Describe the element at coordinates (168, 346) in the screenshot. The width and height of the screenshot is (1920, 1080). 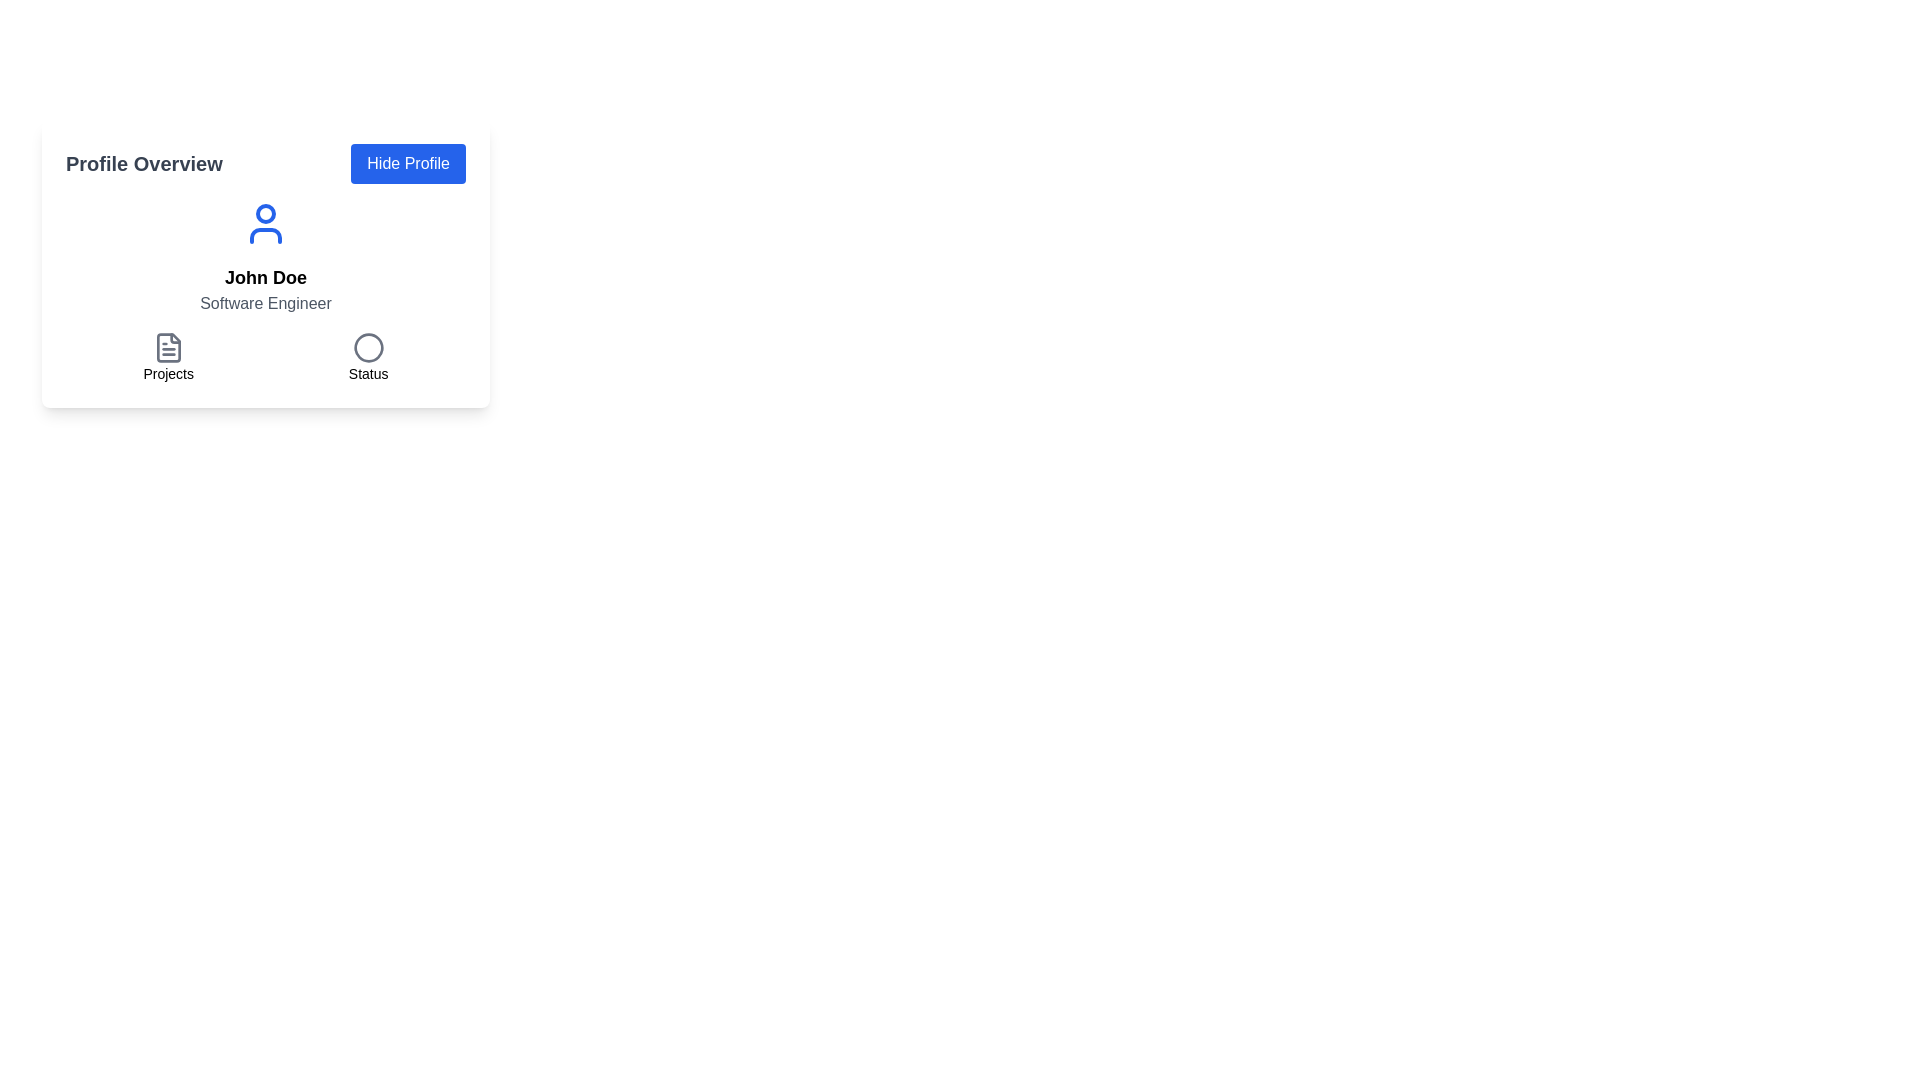
I see `the document or file icon located within the 'Projects' section card at the lower-left of the card` at that location.